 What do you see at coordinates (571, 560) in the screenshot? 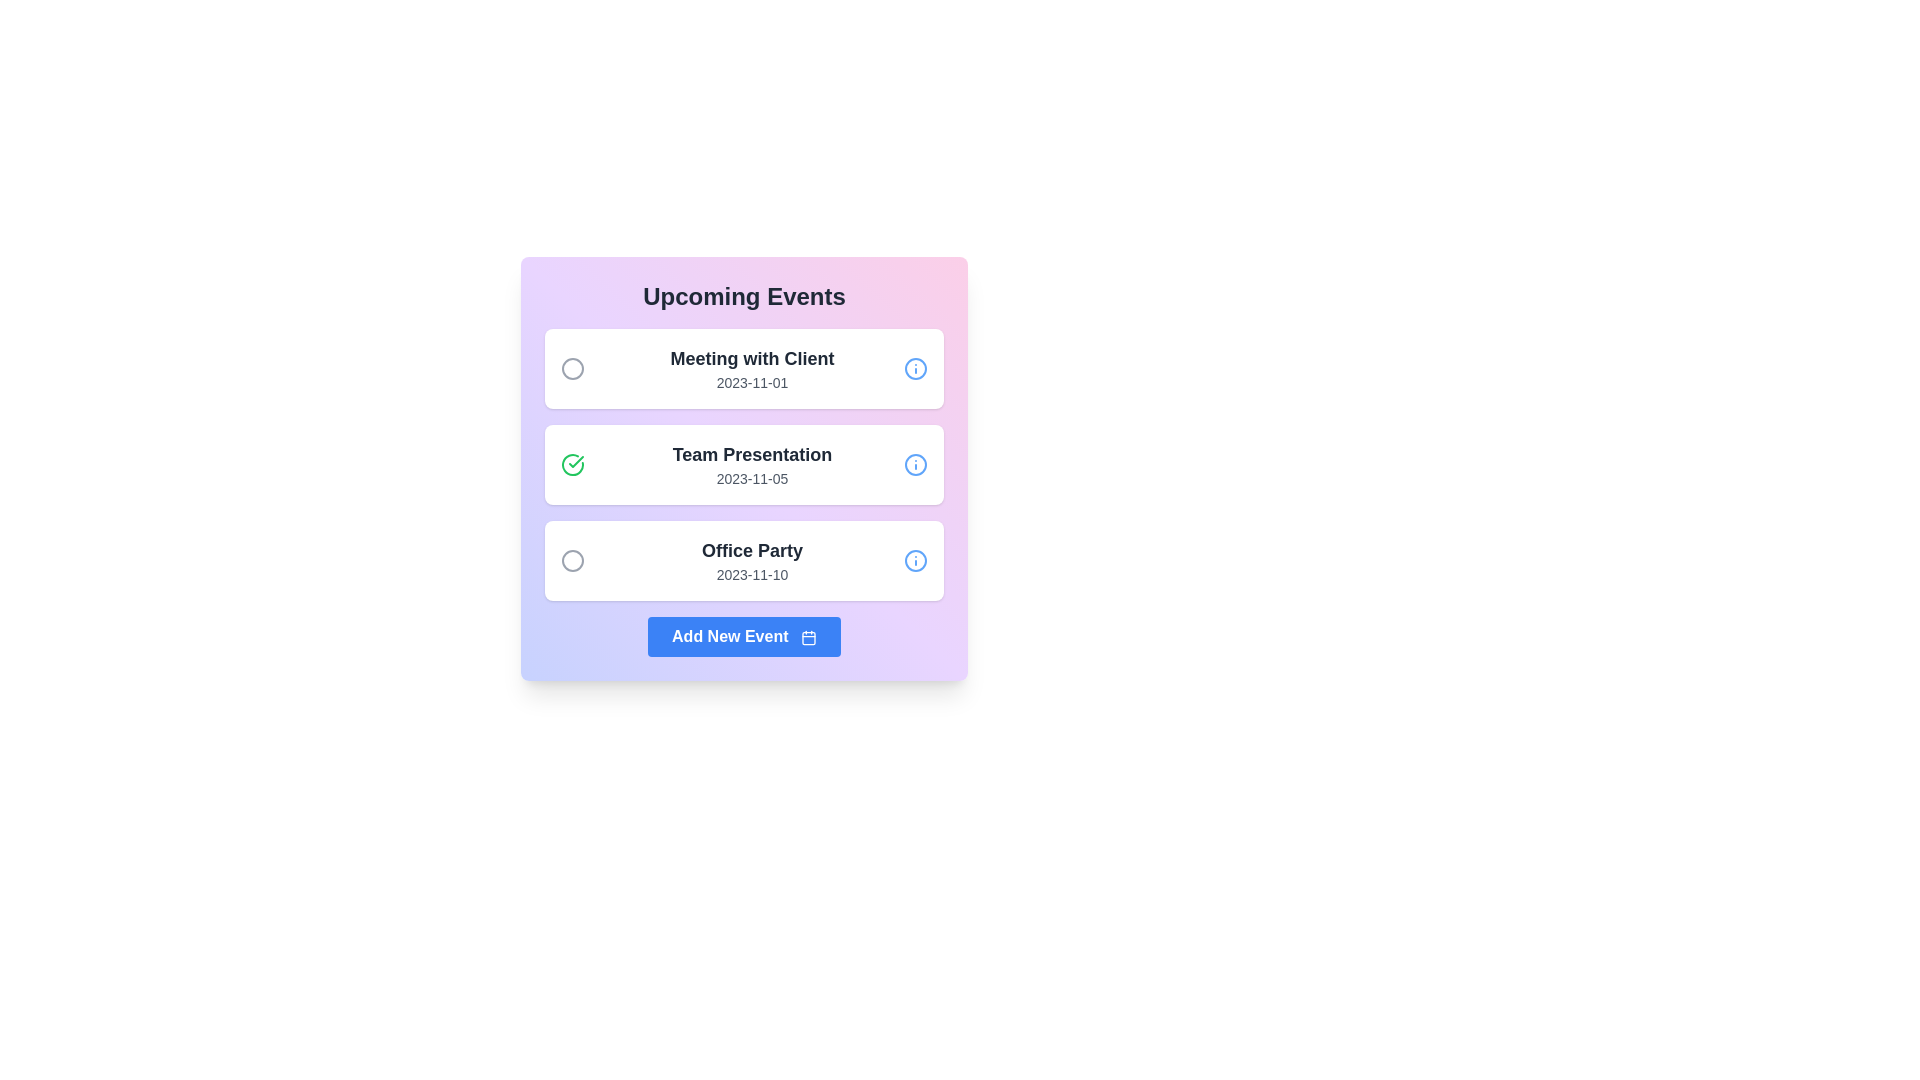
I see `the leftmost icon of the 'Office Party' entry, which is located in the third card from the top in the list` at bounding box center [571, 560].